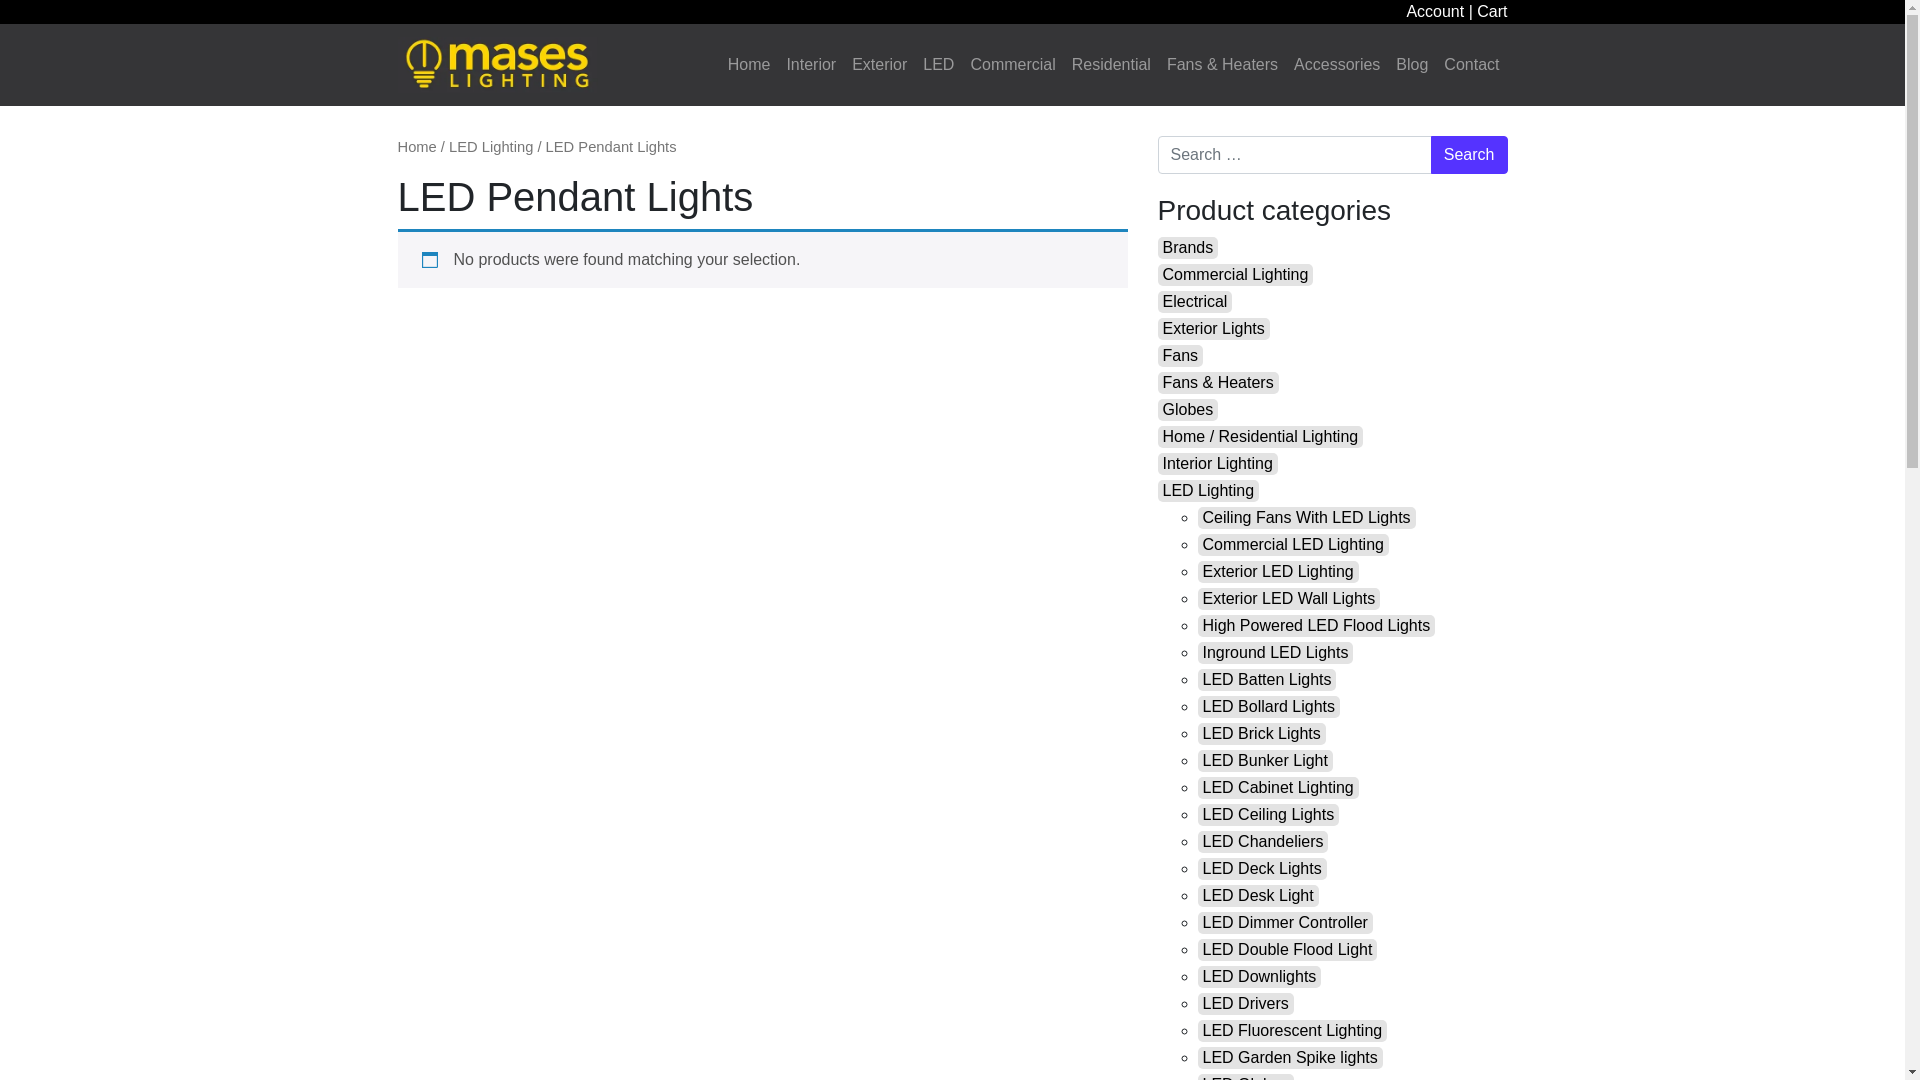  What do you see at coordinates (1245, 1003) in the screenshot?
I see `'LED Drivers'` at bounding box center [1245, 1003].